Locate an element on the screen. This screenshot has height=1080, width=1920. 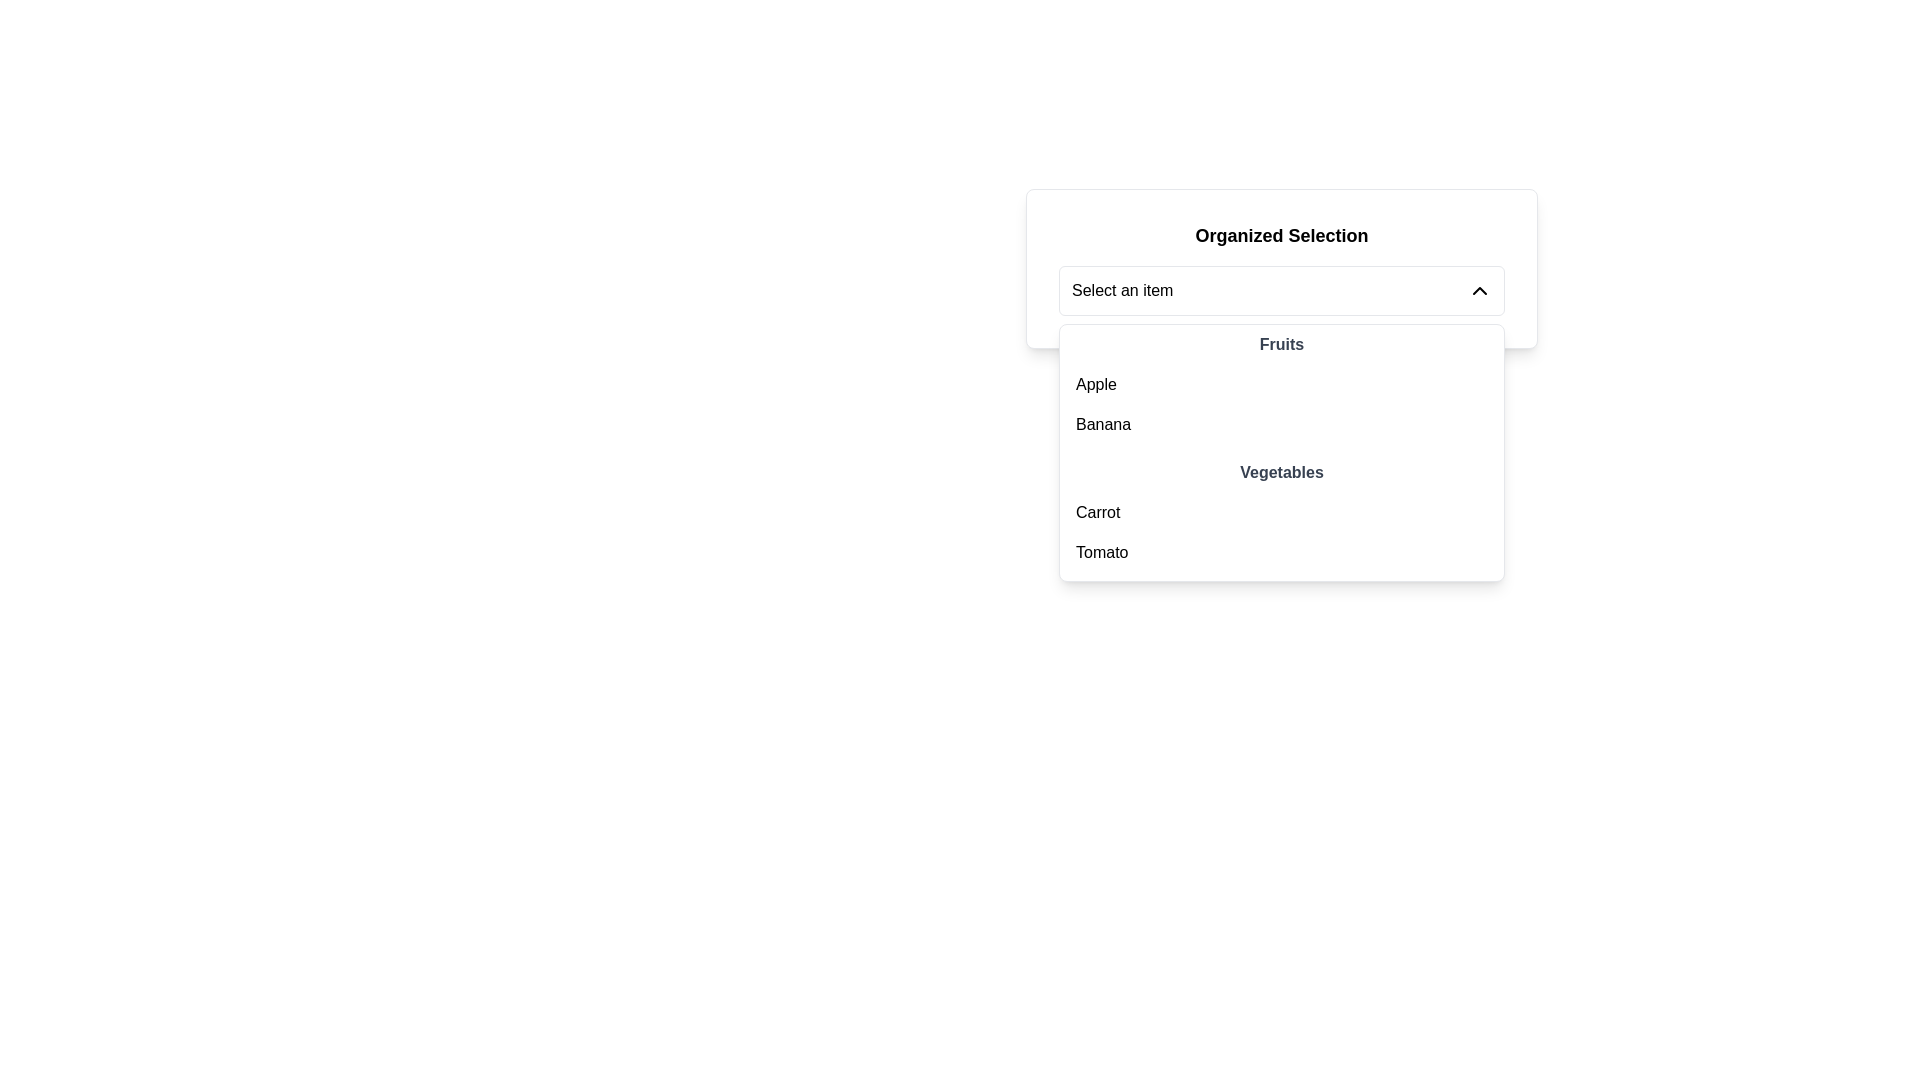
the text label displaying 'Tomato' in the bottom-most portion of the 'Vegetables' section in the dropdown menu under the 'Organized Selection' header is located at coordinates (1101, 552).